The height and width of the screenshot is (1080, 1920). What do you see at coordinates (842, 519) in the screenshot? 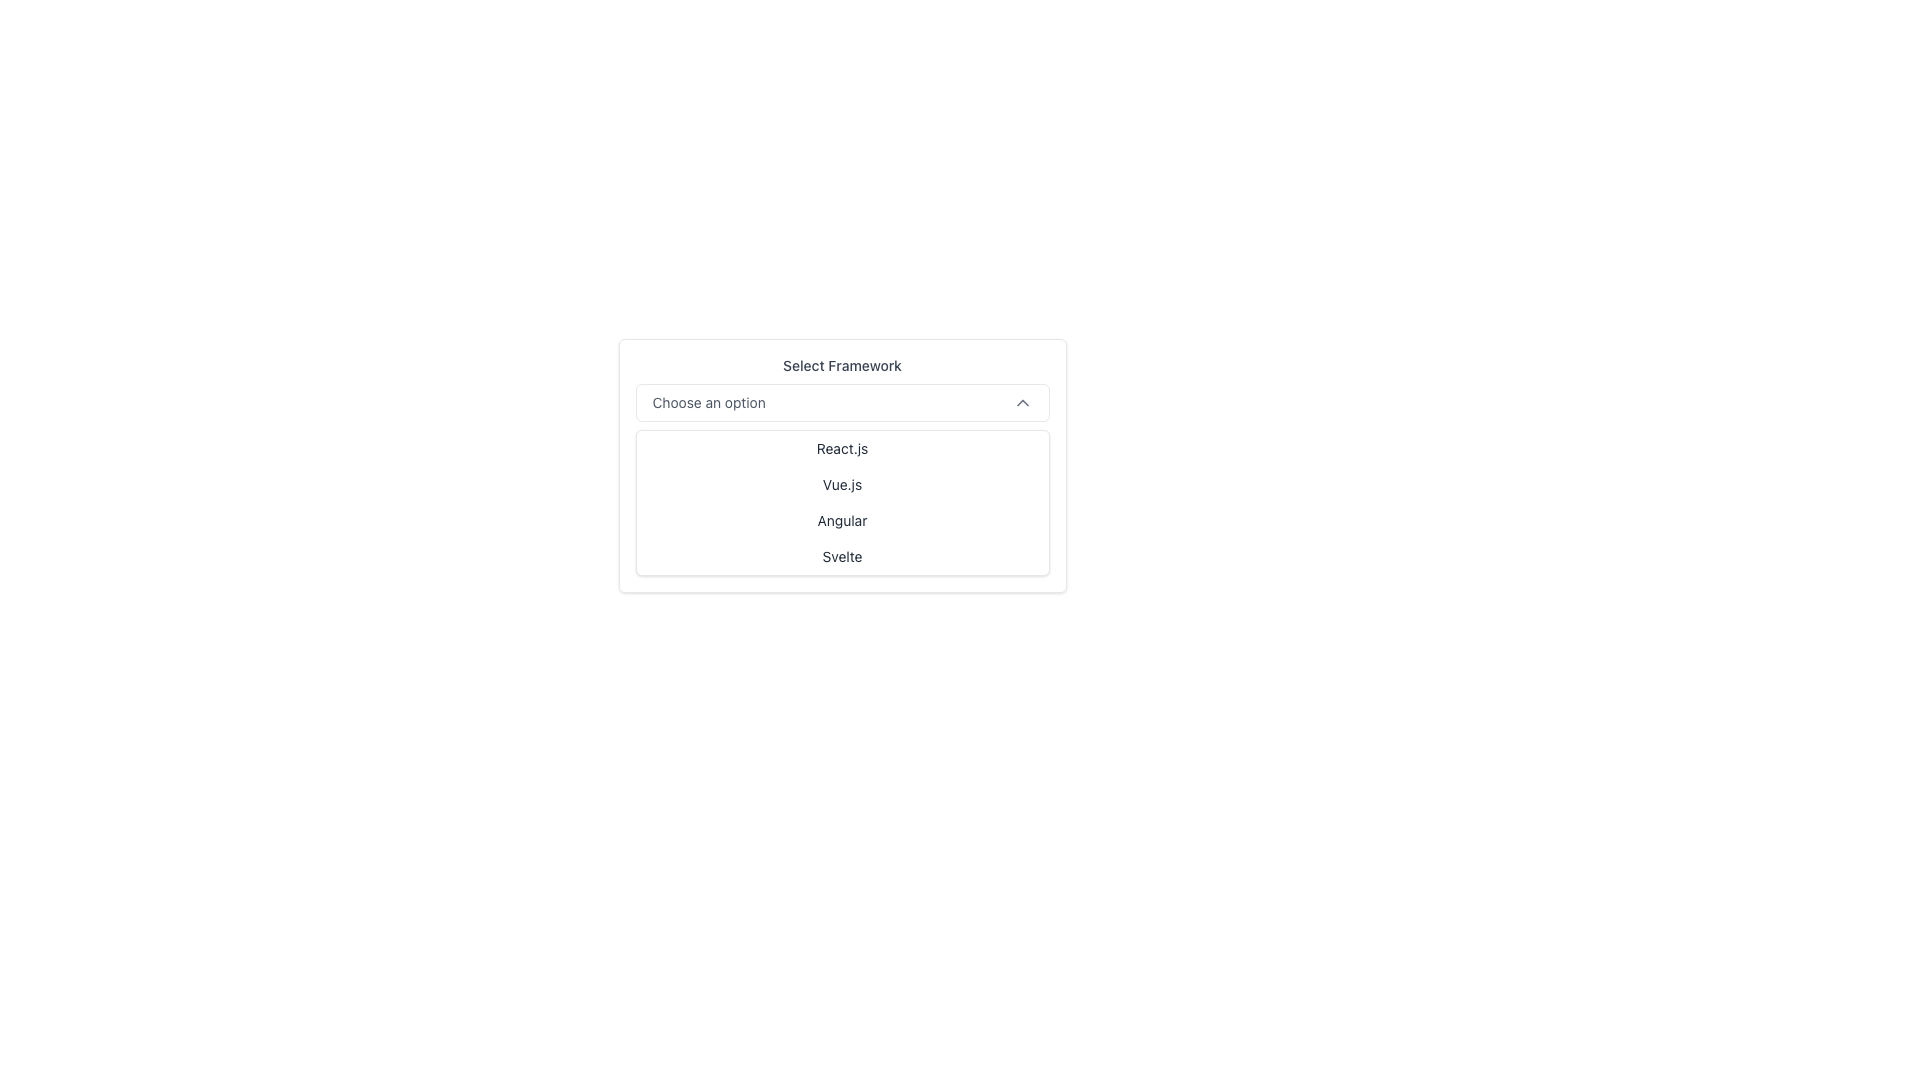
I see `the dropdown menu item displaying 'Angular'` at bounding box center [842, 519].